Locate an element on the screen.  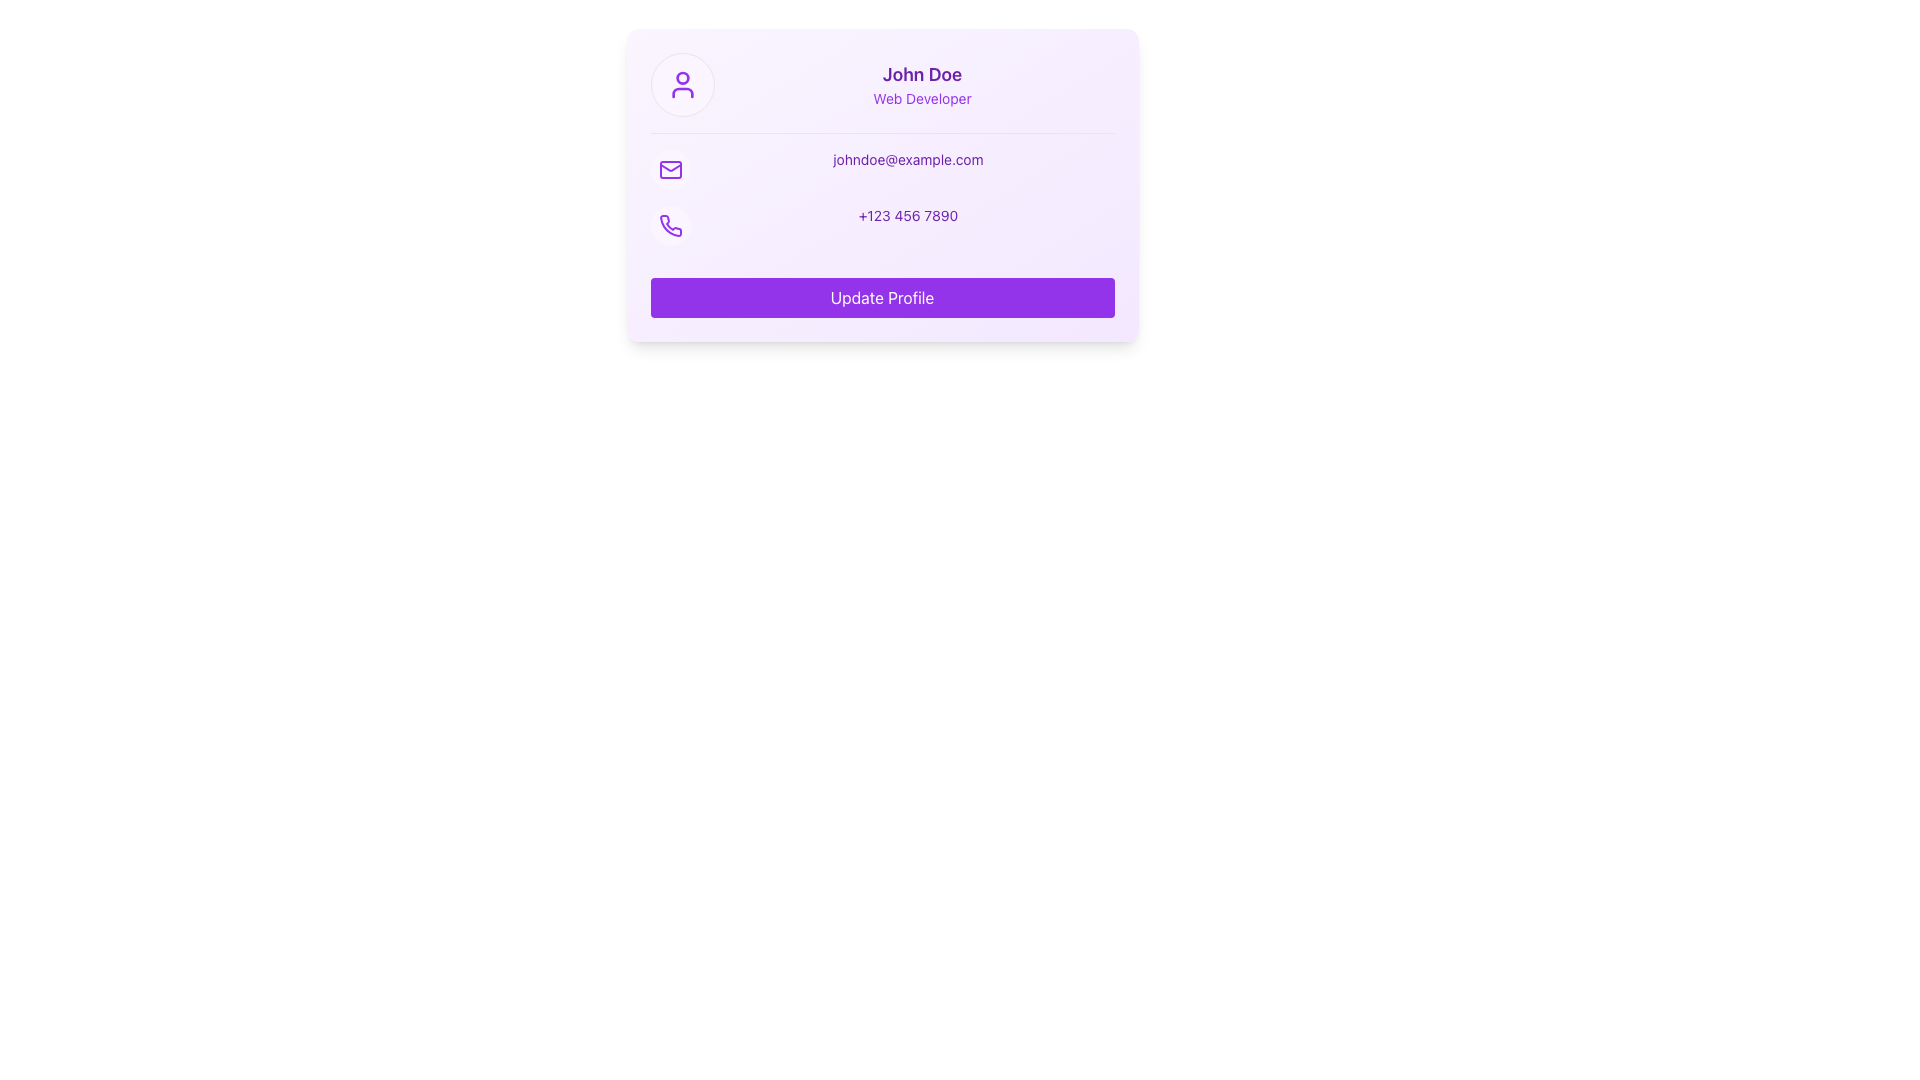
the profile update button located at the bottom of the user information card is located at coordinates (881, 297).